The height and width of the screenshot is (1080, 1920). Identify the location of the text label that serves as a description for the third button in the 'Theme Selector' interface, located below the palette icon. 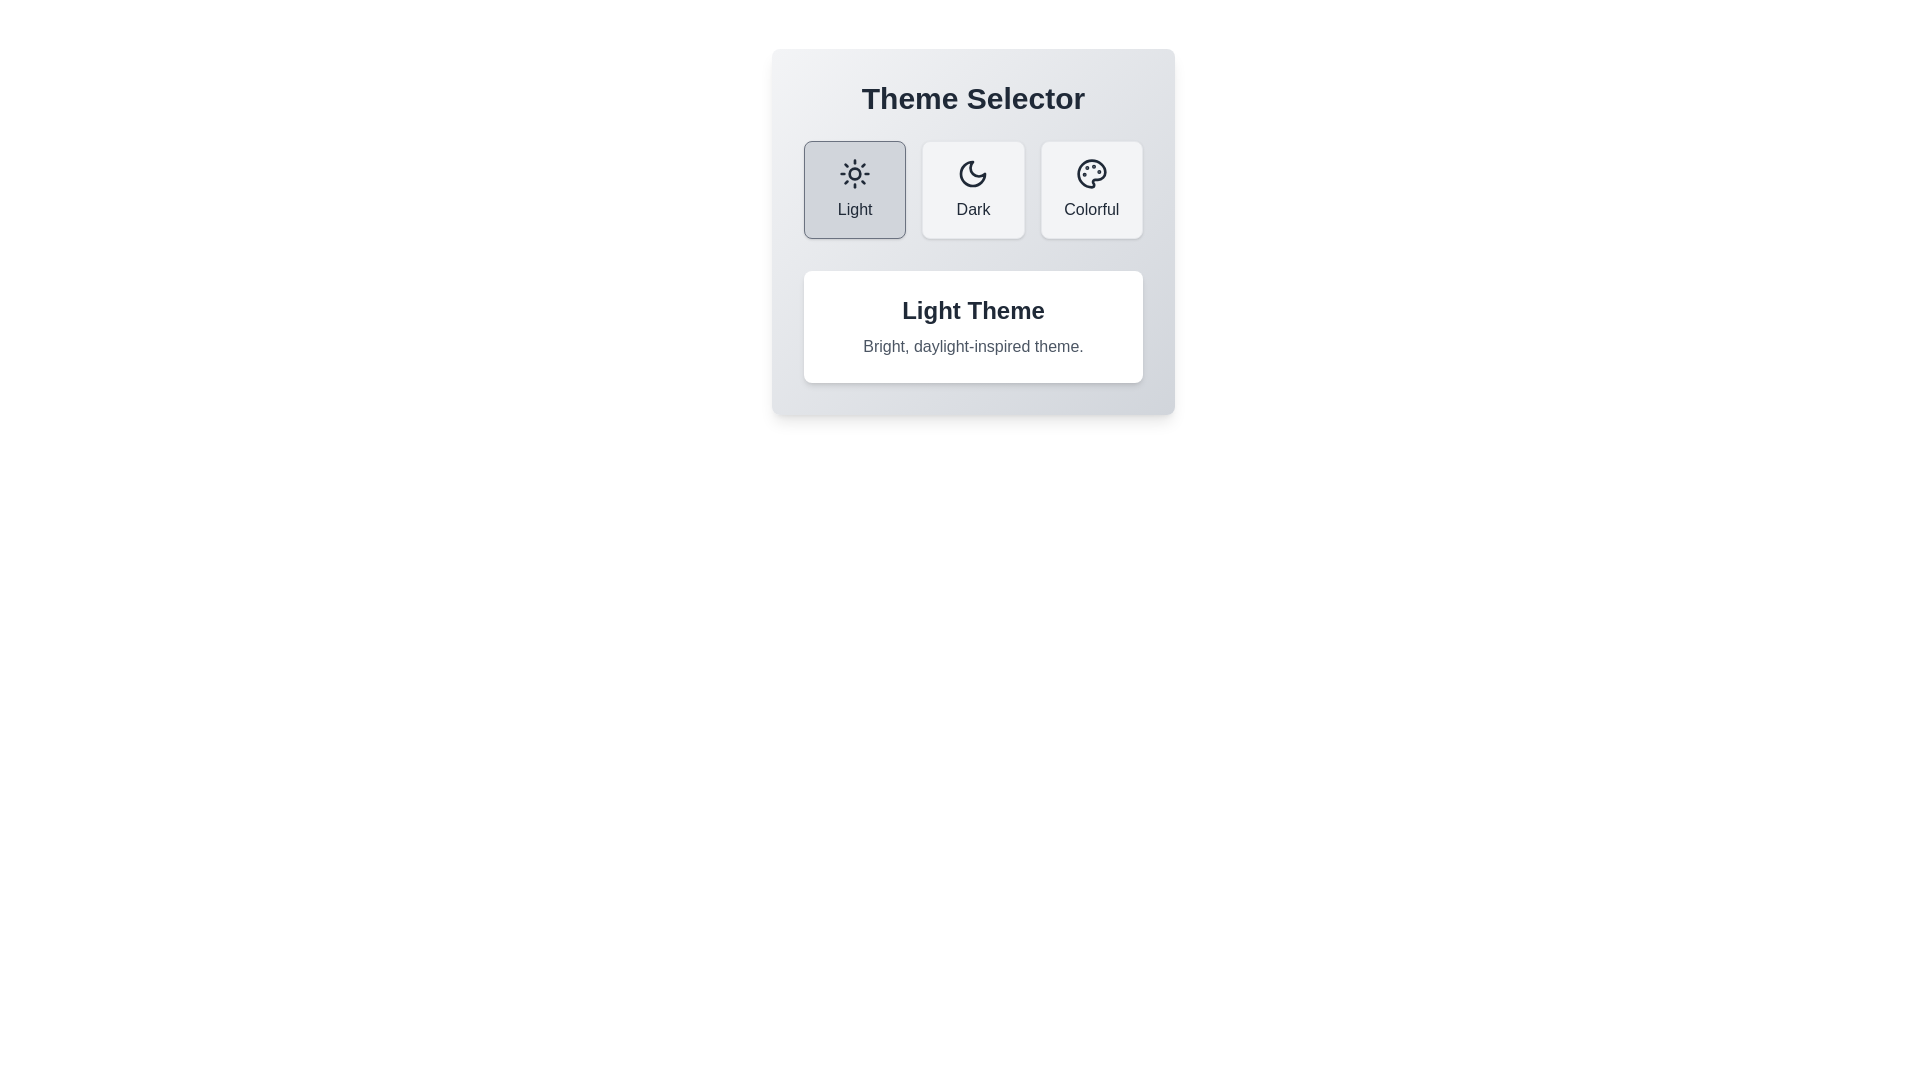
(1090, 209).